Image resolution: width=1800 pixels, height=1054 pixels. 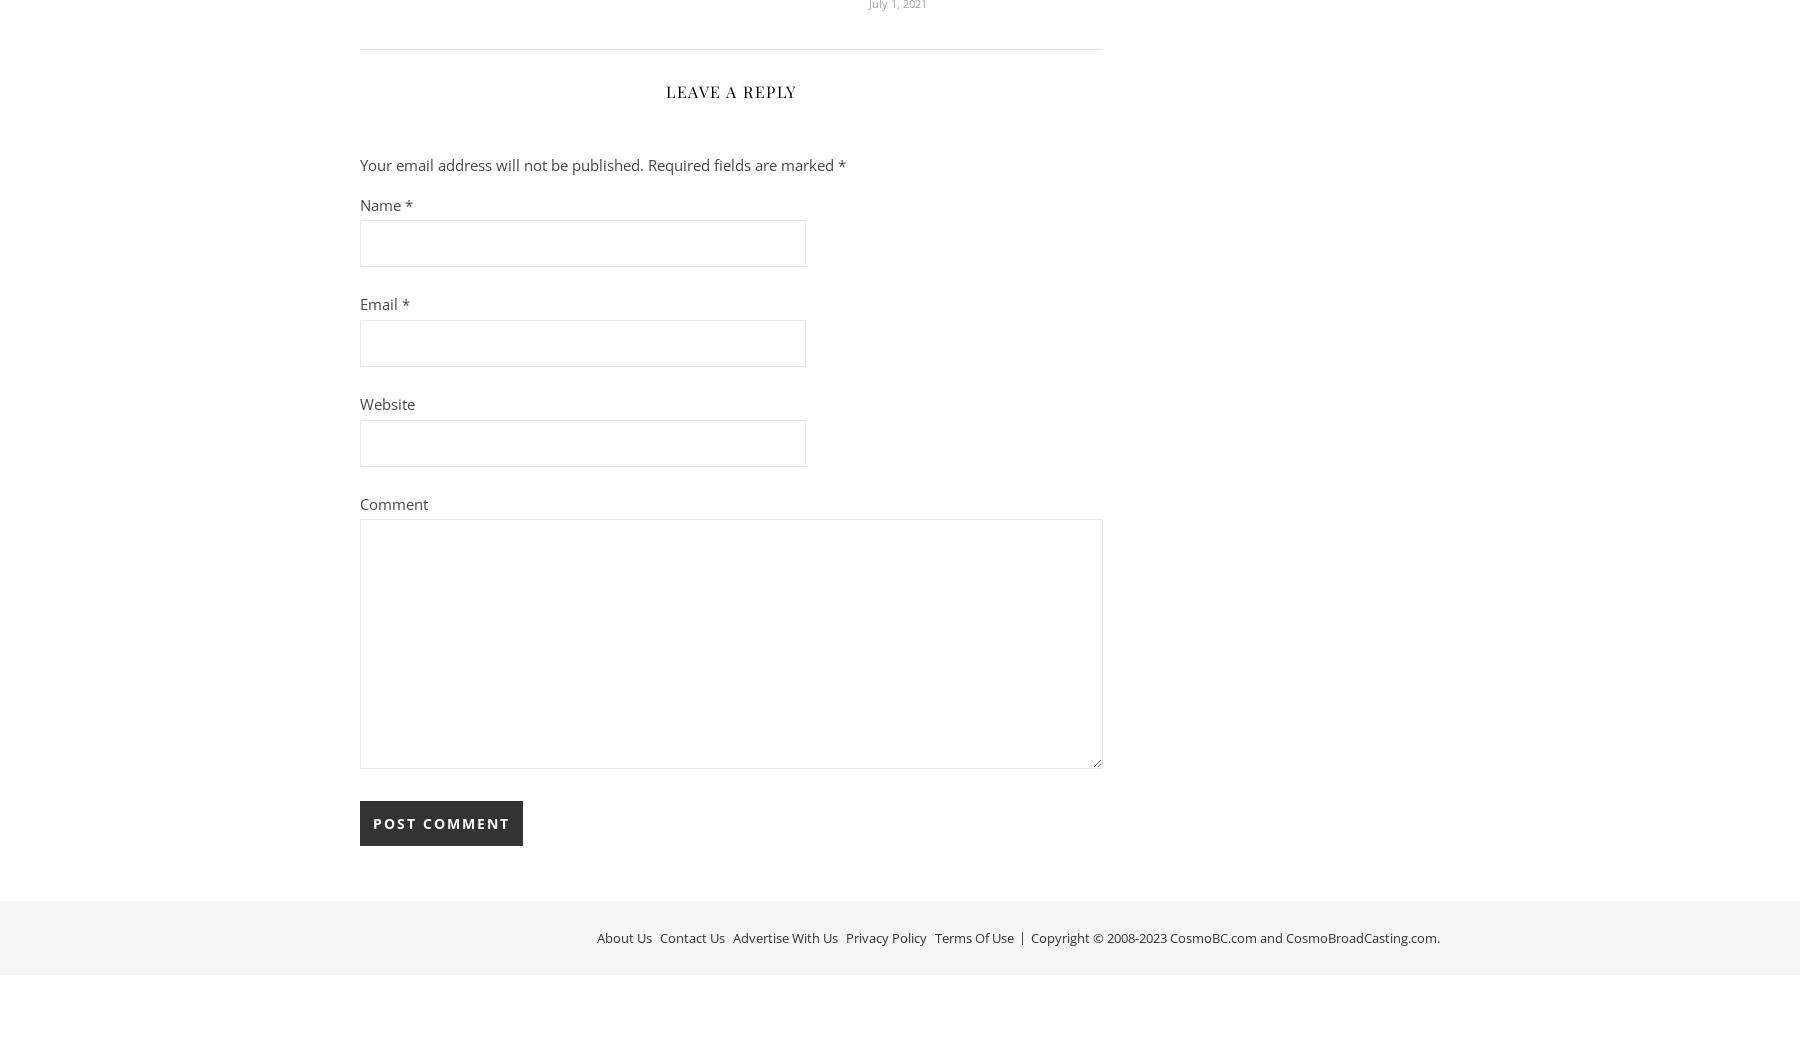 What do you see at coordinates (624, 936) in the screenshot?
I see `'About Us'` at bounding box center [624, 936].